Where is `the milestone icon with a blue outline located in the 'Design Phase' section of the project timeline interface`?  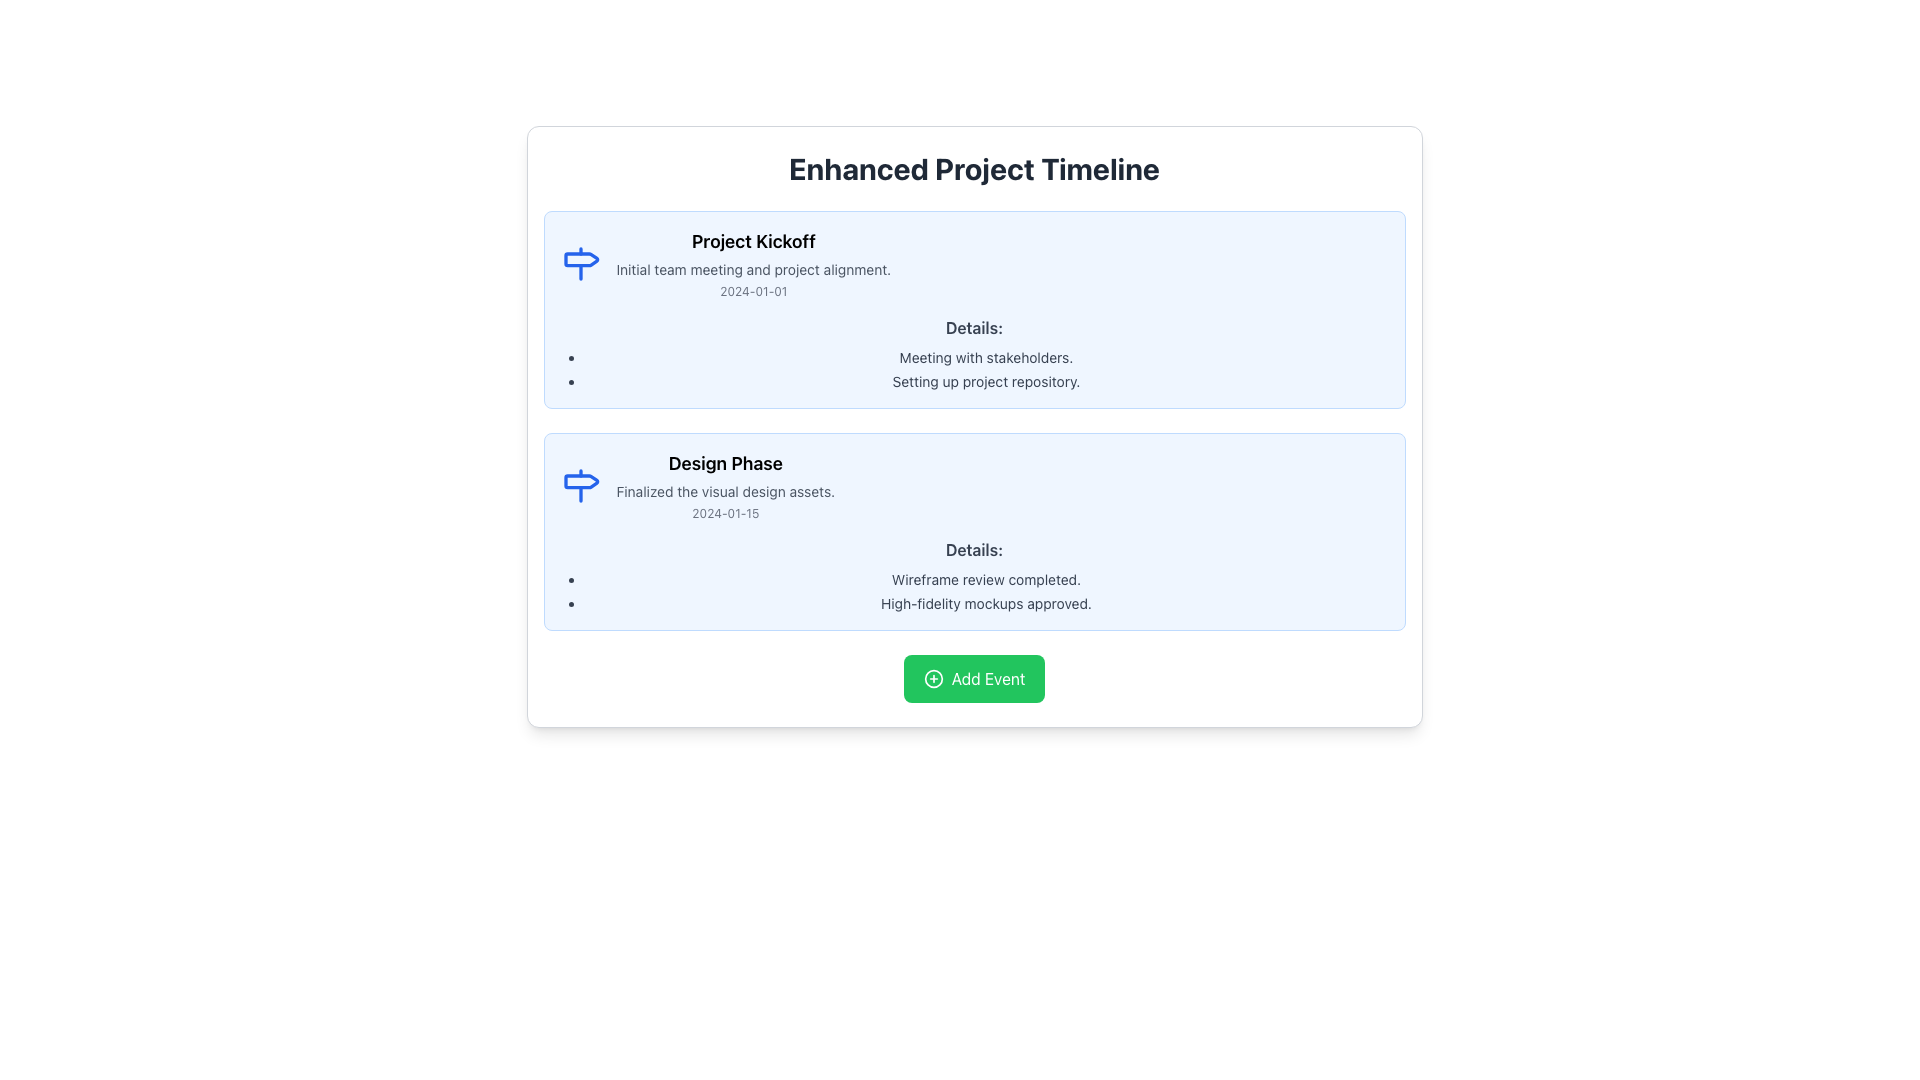 the milestone icon with a blue outline located in the 'Design Phase' section of the project timeline interface is located at coordinates (579, 486).